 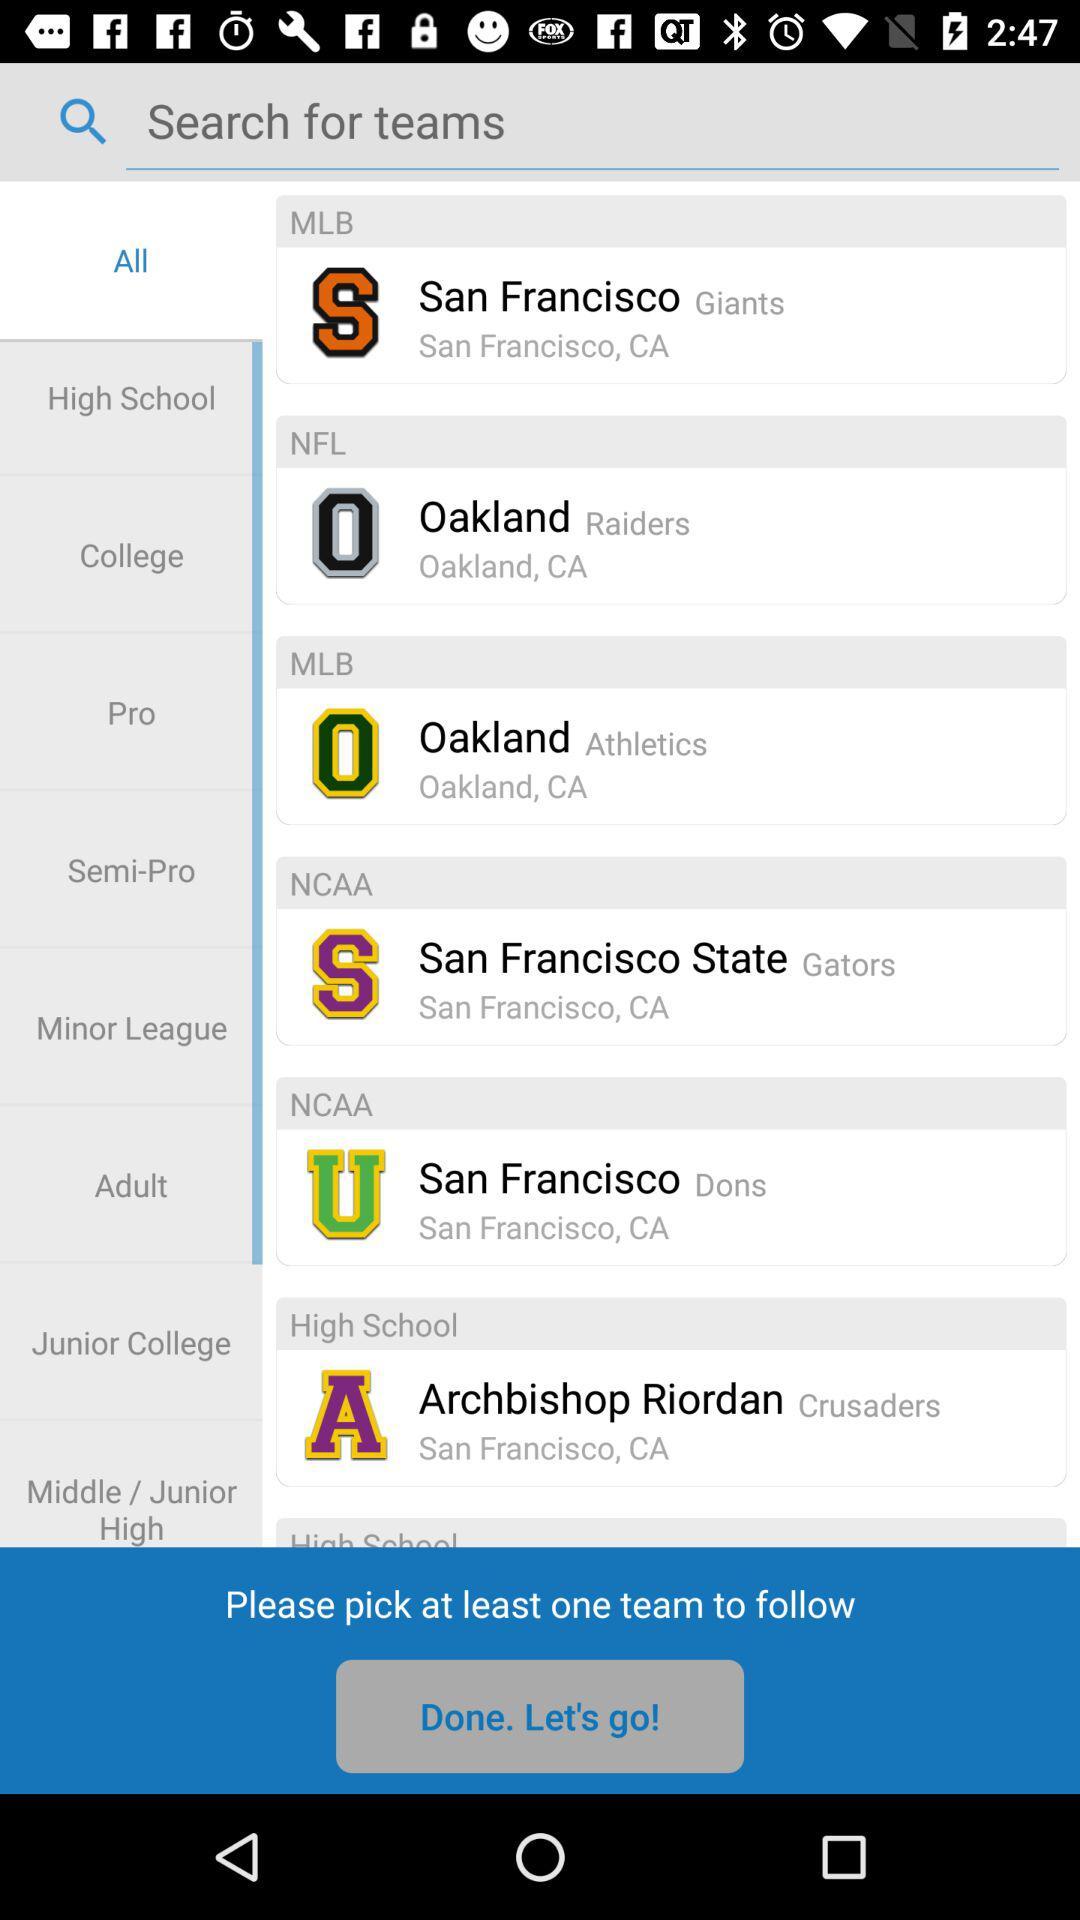 What do you see at coordinates (540, 1715) in the screenshot?
I see `item below the please pick at icon` at bounding box center [540, 1715].